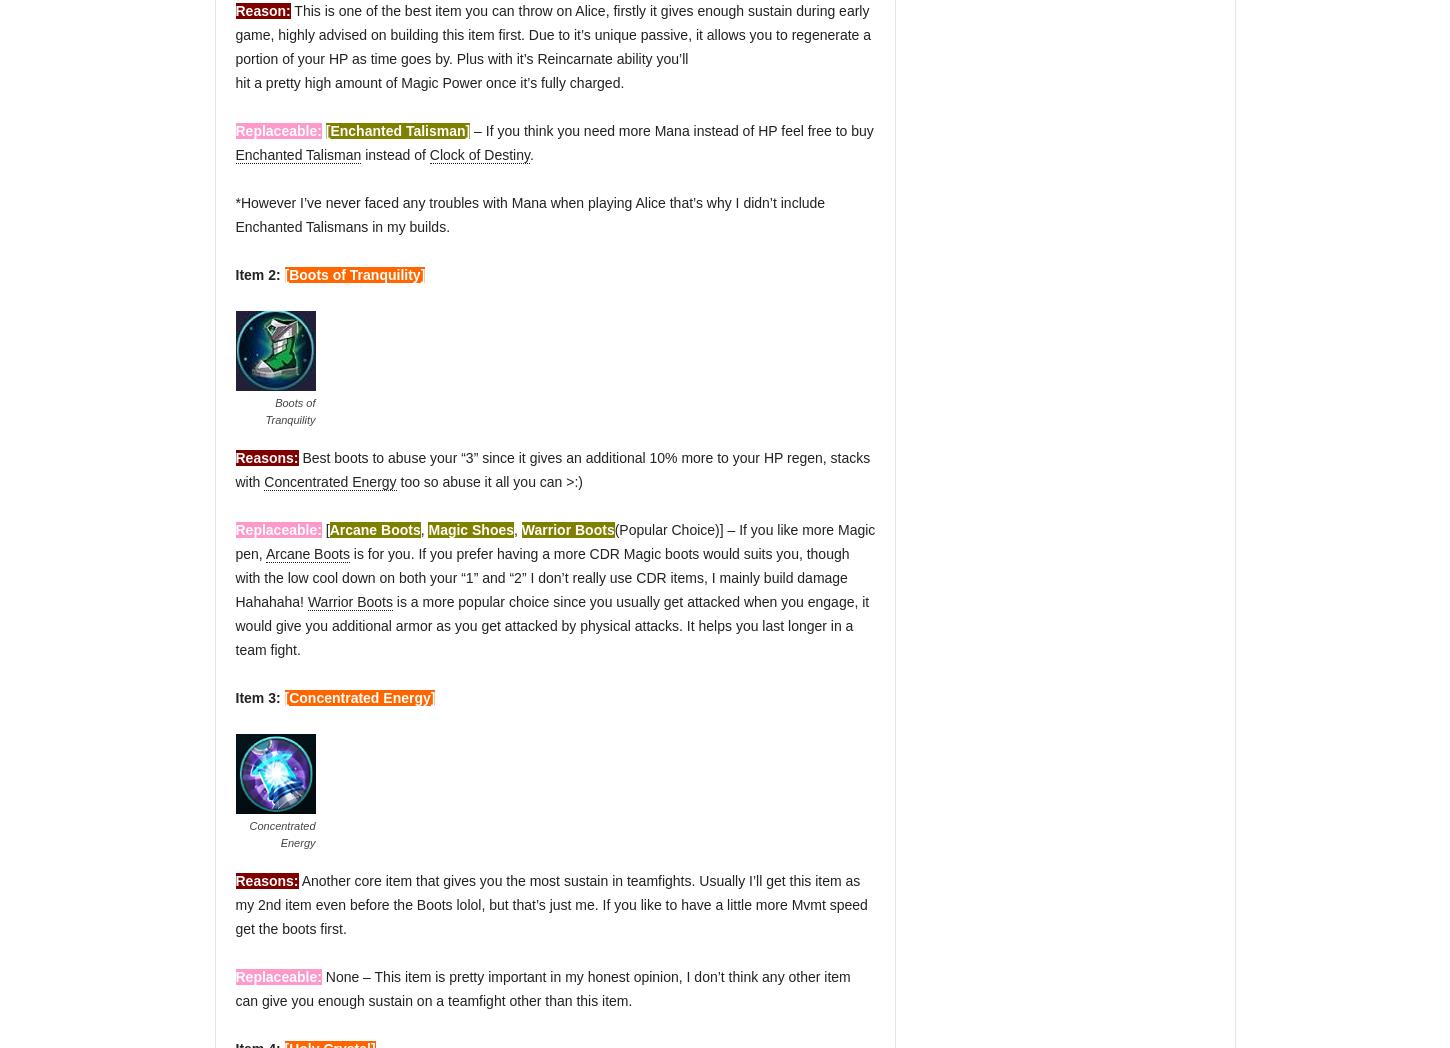 The height and width of the screenshot is (1048, 1450). I want to click on 'hit a pretty high amount of Magic Power once it’s fully charged.', so click(234, 83).